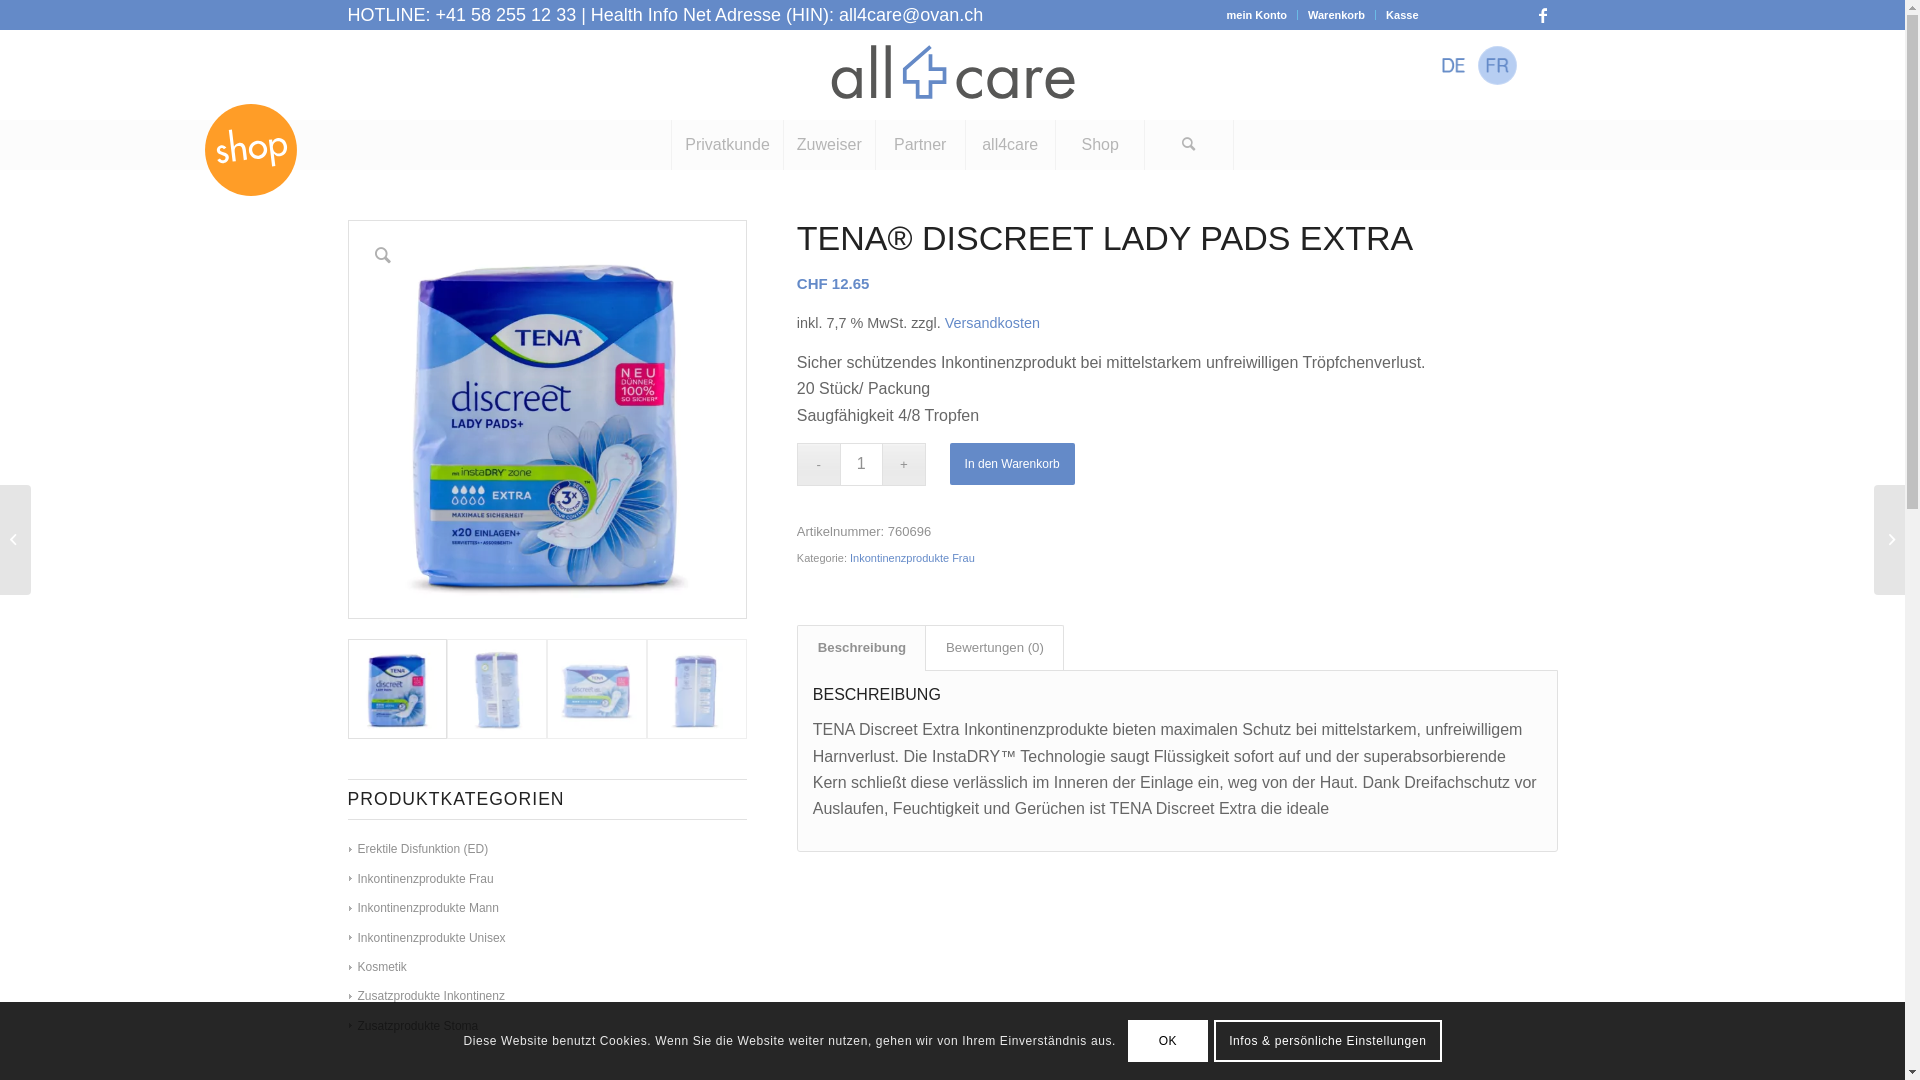 Image resolution: width=1920 pixels, height=1080 pixels. Describe the element at coordinates (1167, 1040) in the screenshot. I see `'OK'` at that location.